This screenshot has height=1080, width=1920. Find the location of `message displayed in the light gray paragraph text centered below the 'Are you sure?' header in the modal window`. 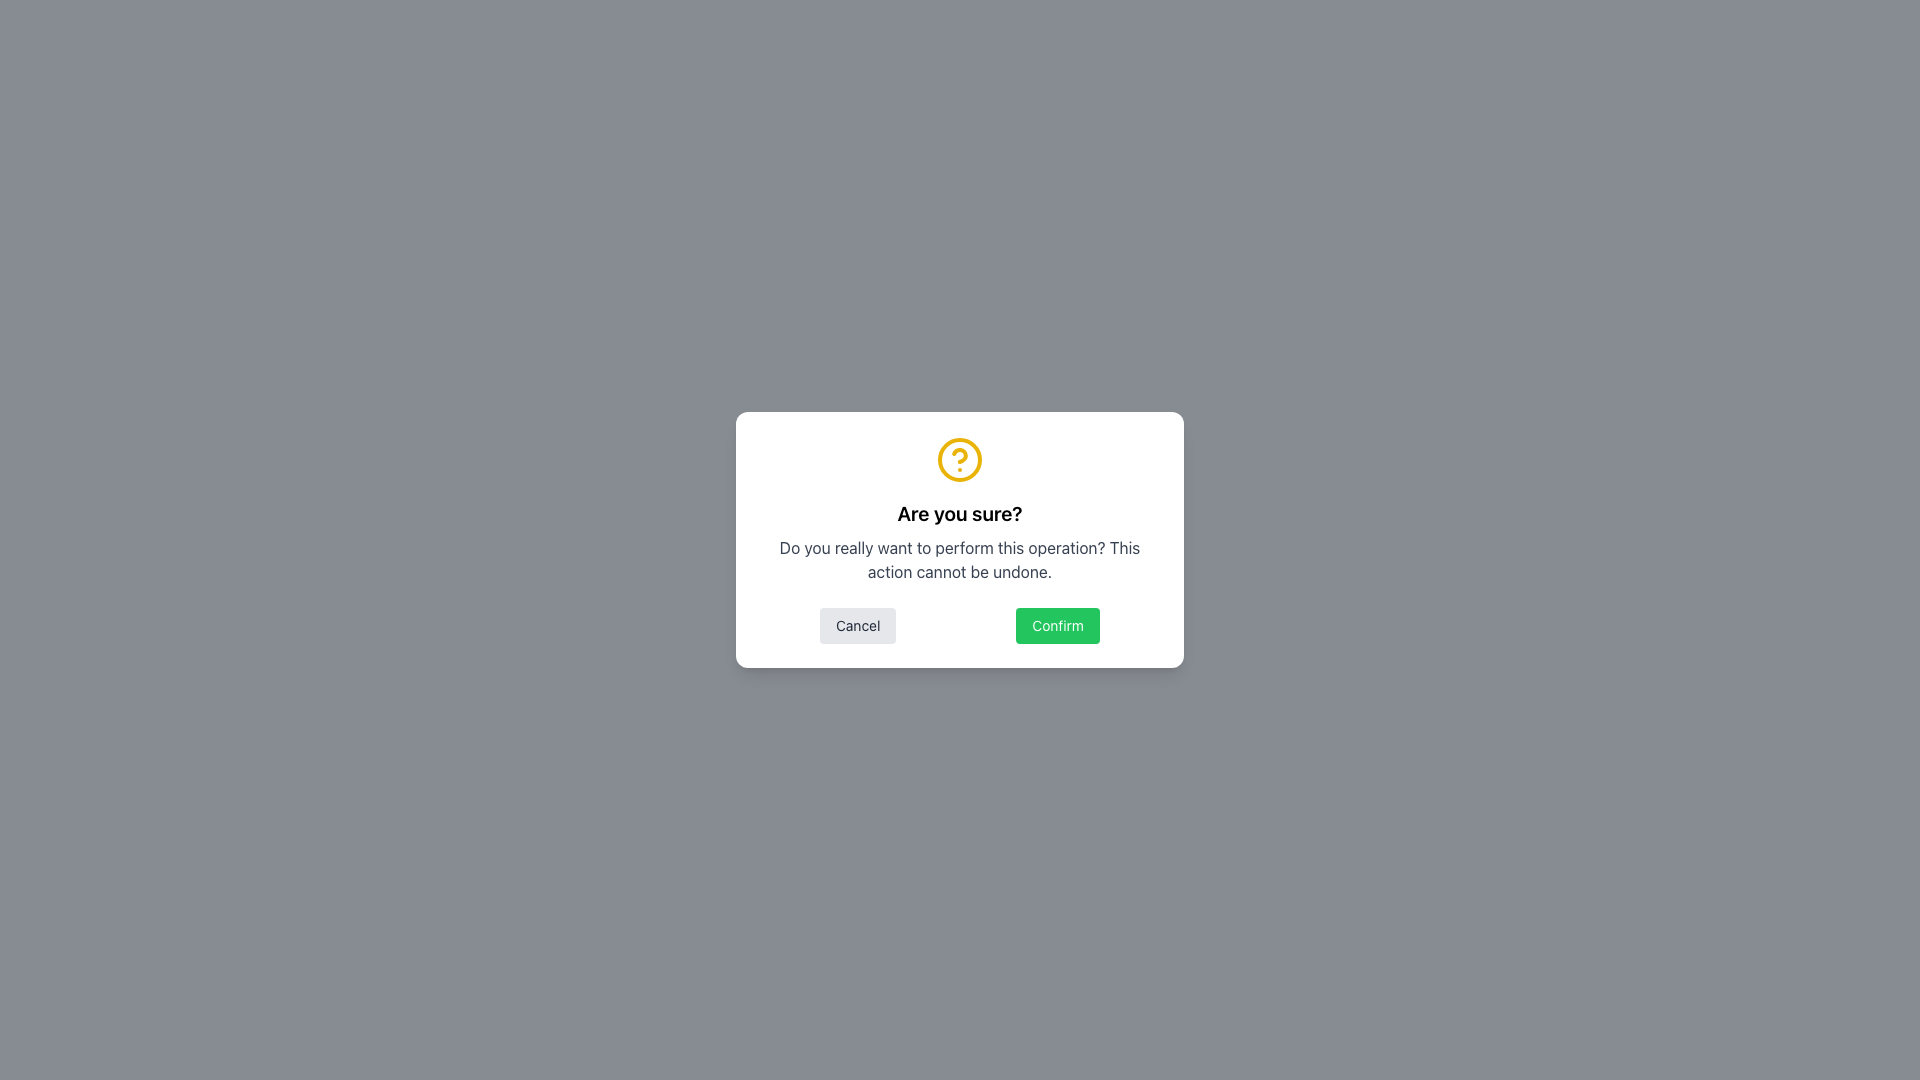

message displayed in the light gray paragraph text centered below the 'Are you sure?' header in the modal window is located at coordinates (960, 559).